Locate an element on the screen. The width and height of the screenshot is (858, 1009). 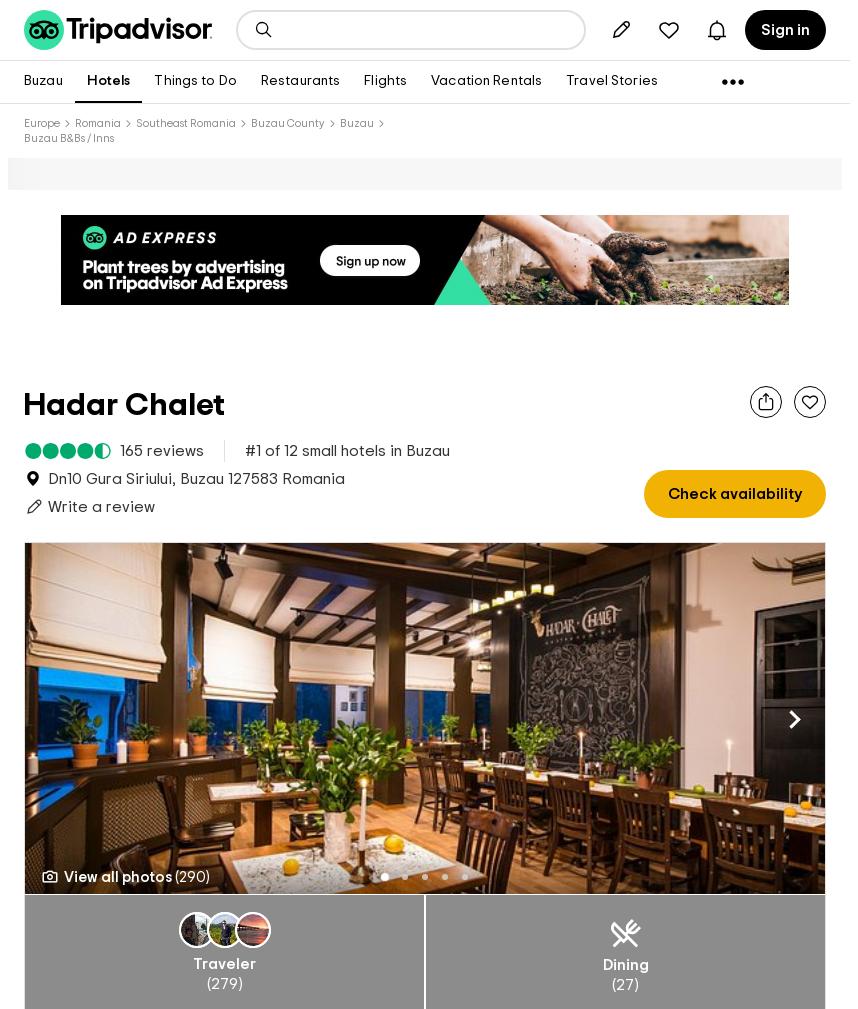
'Rental Cars' is located at coordinates (97, 121).